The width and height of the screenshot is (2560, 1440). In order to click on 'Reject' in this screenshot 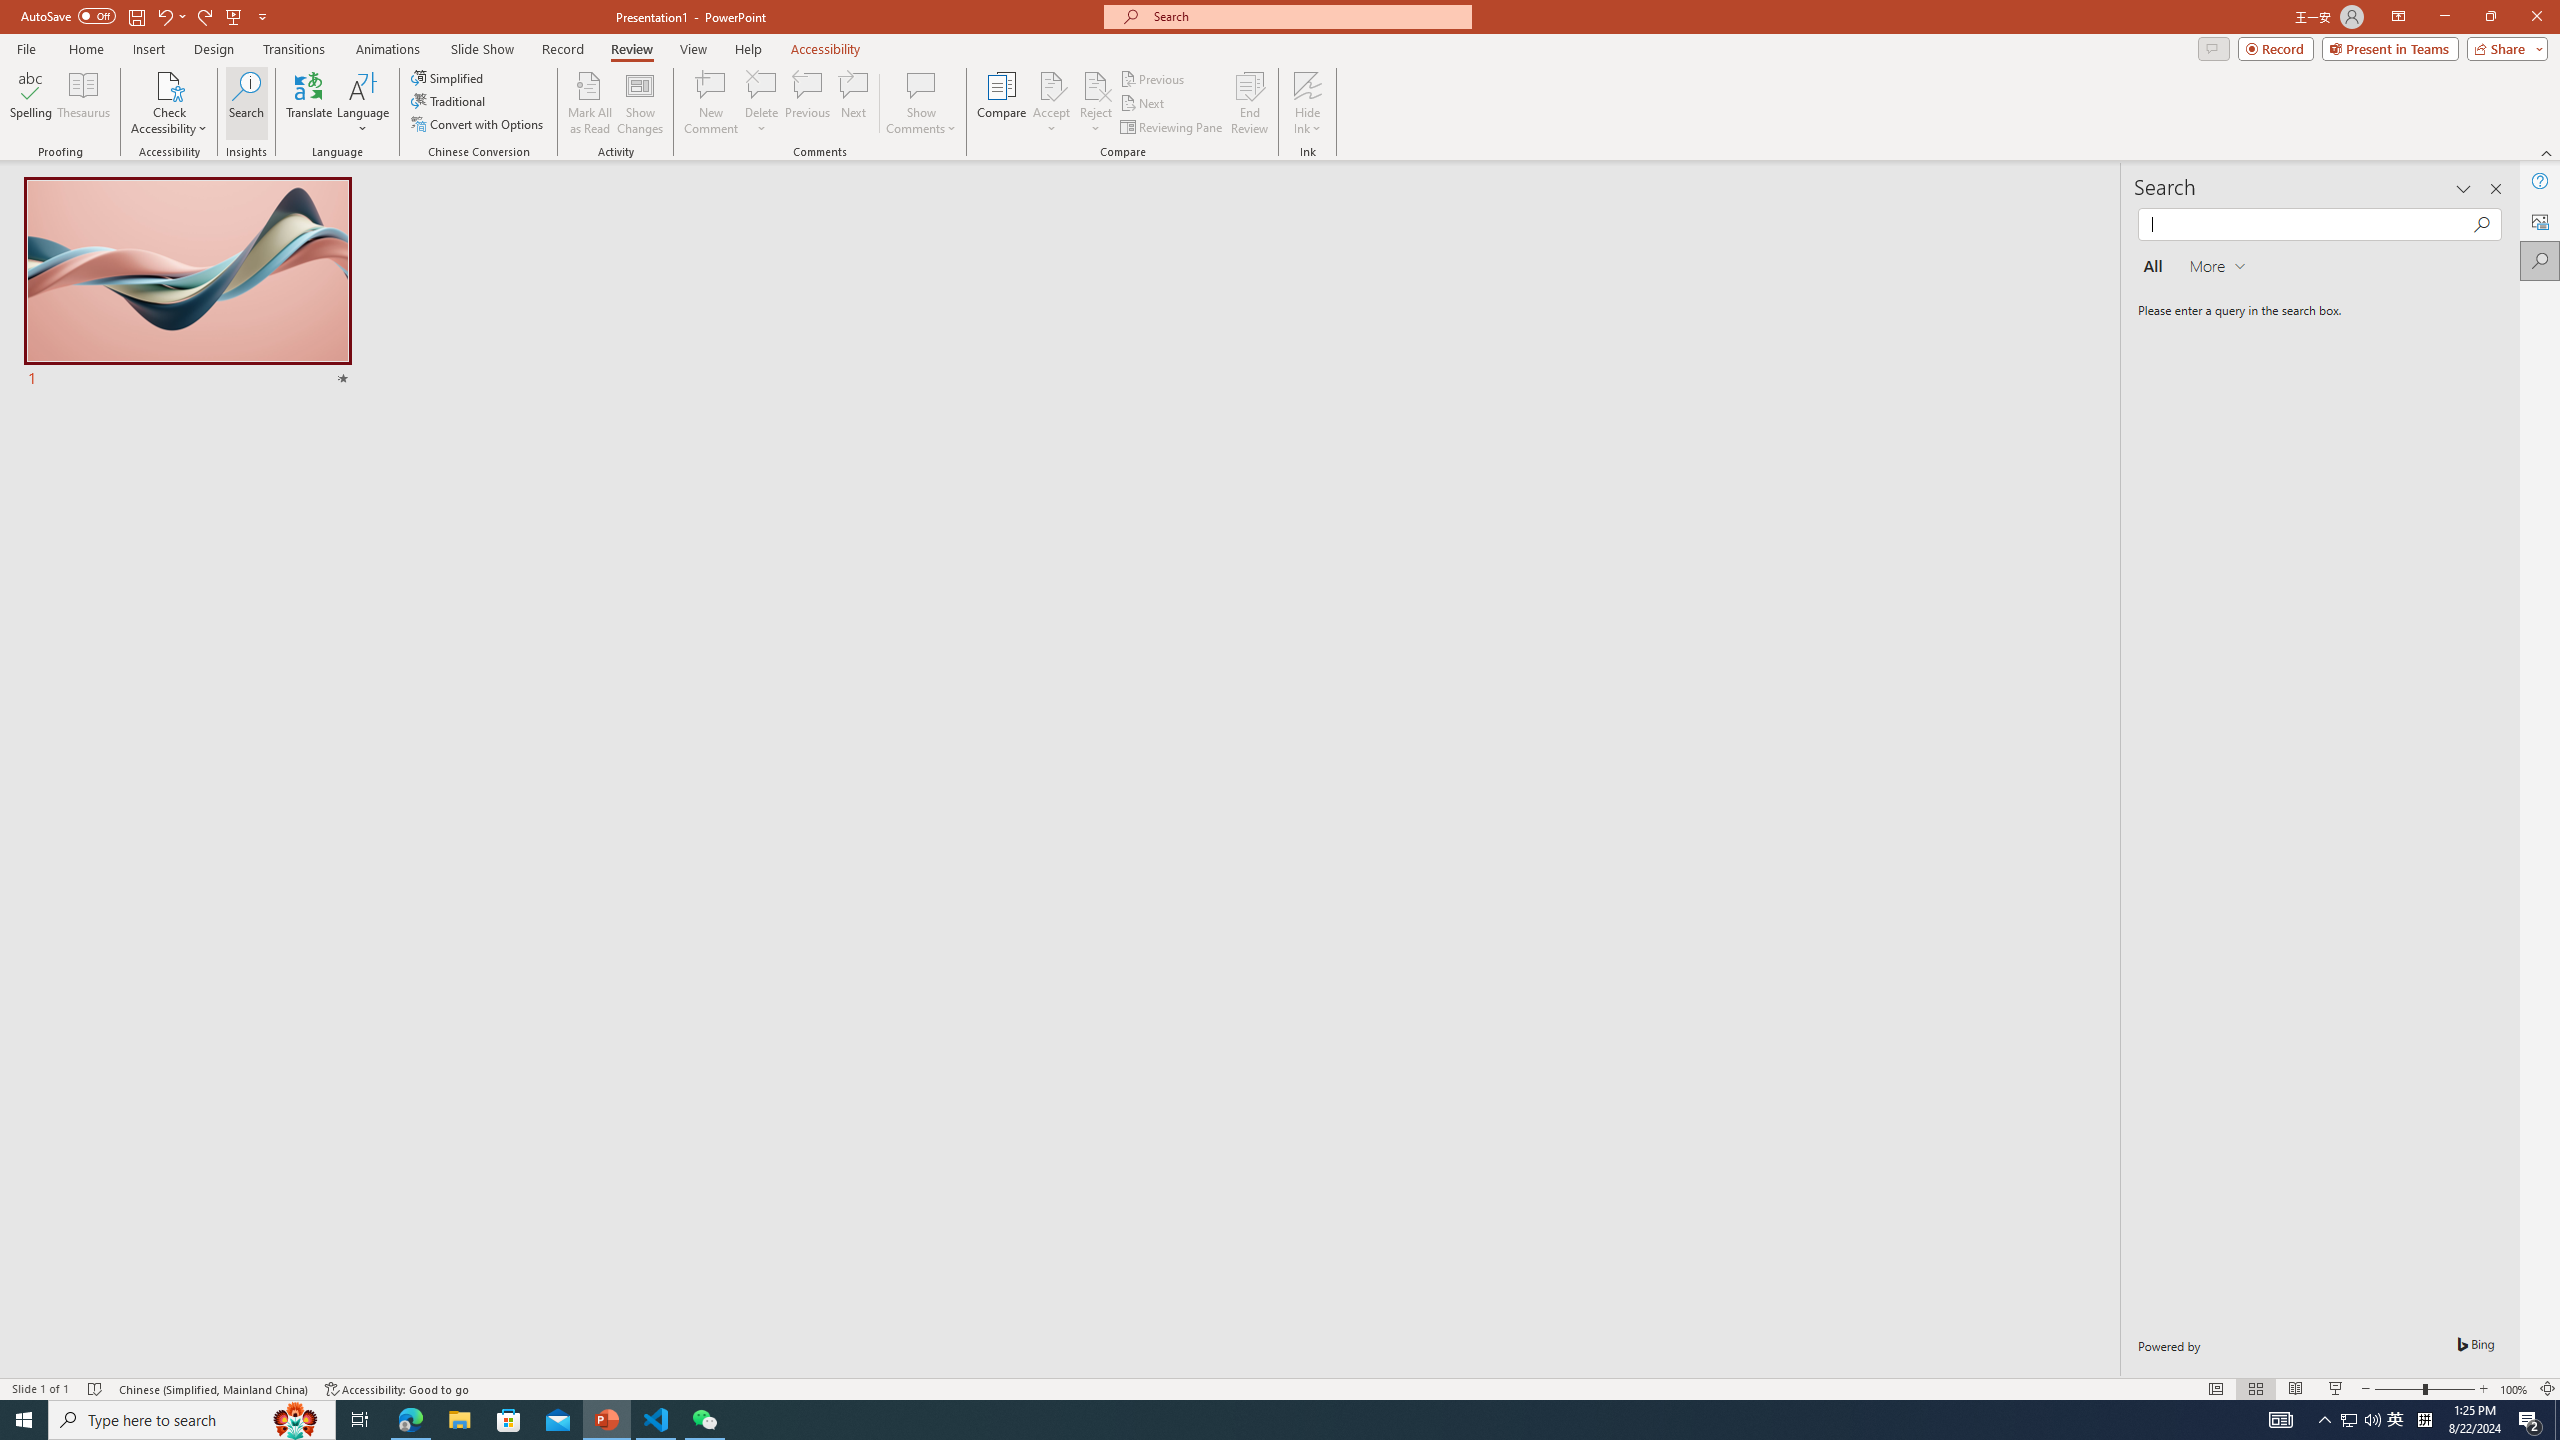, I will do `click(1094, 103)`.